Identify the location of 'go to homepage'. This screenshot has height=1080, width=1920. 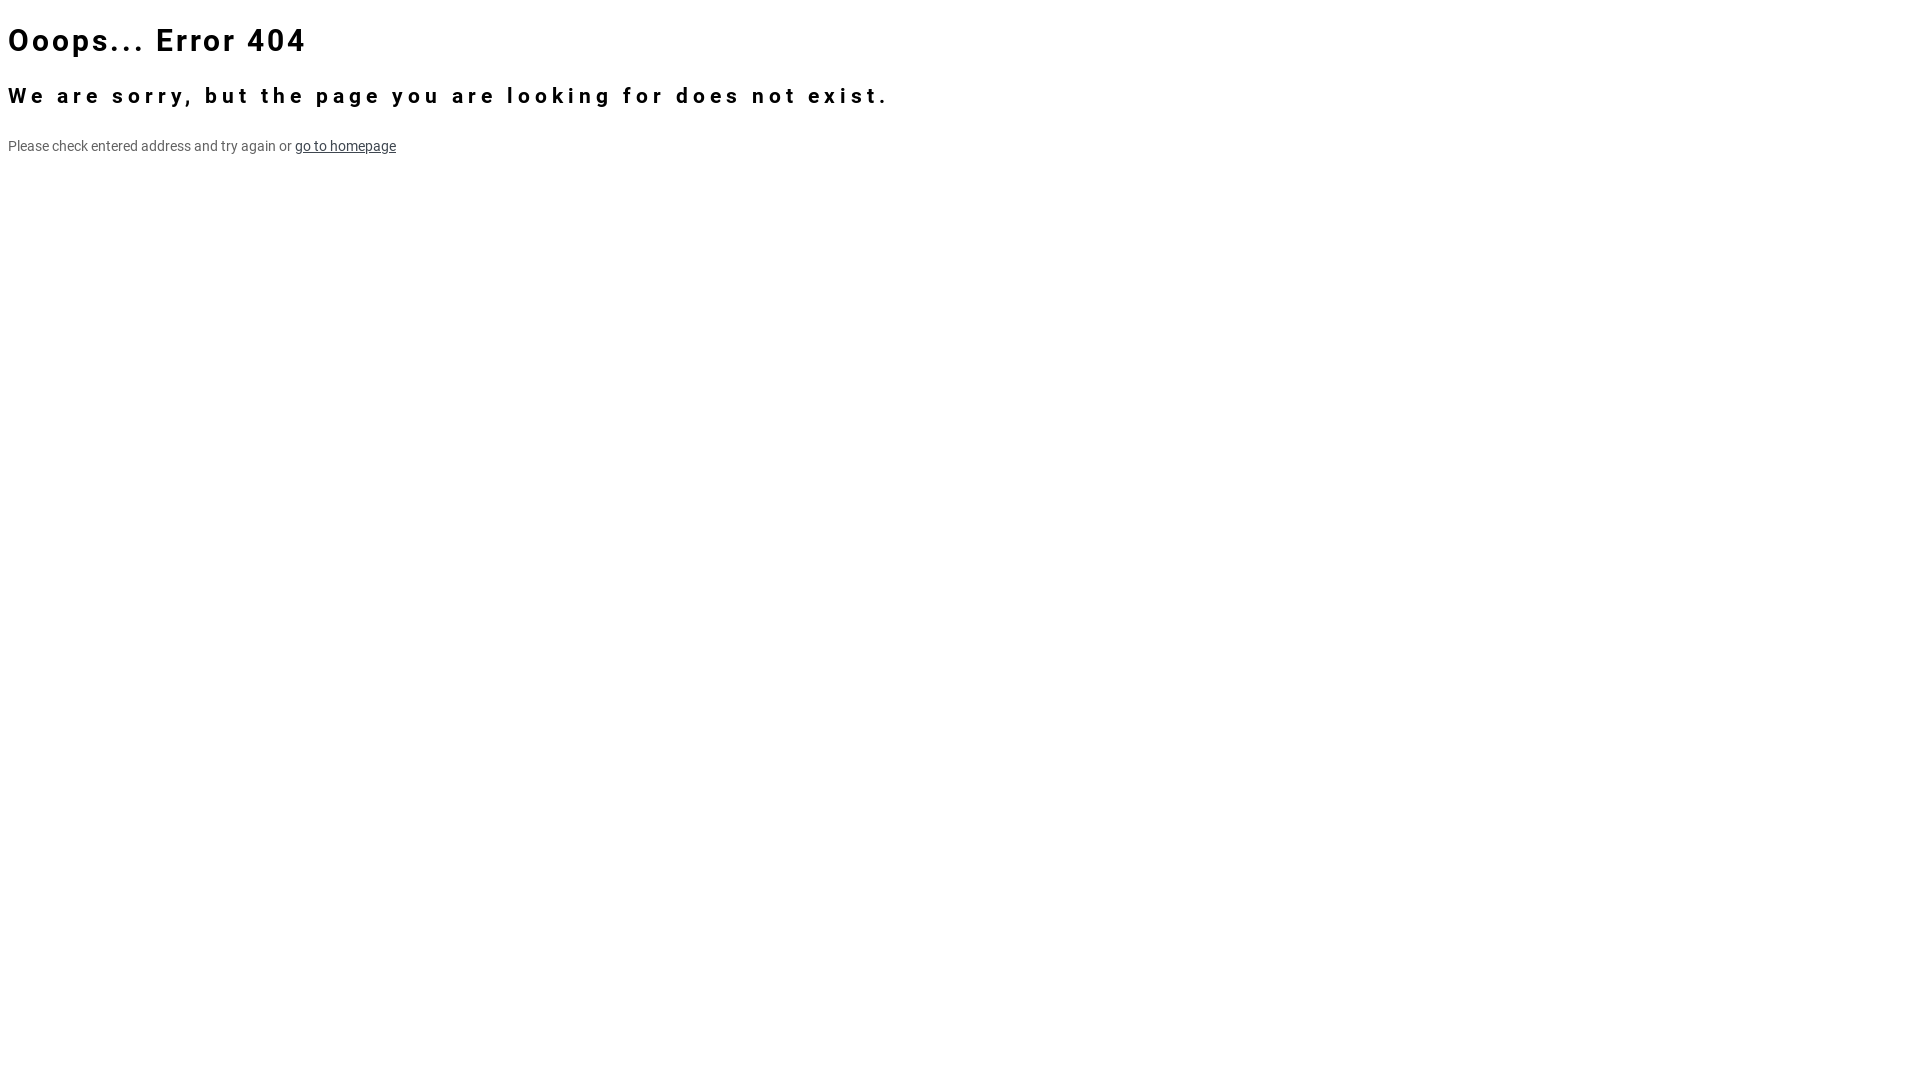
(293, 145).